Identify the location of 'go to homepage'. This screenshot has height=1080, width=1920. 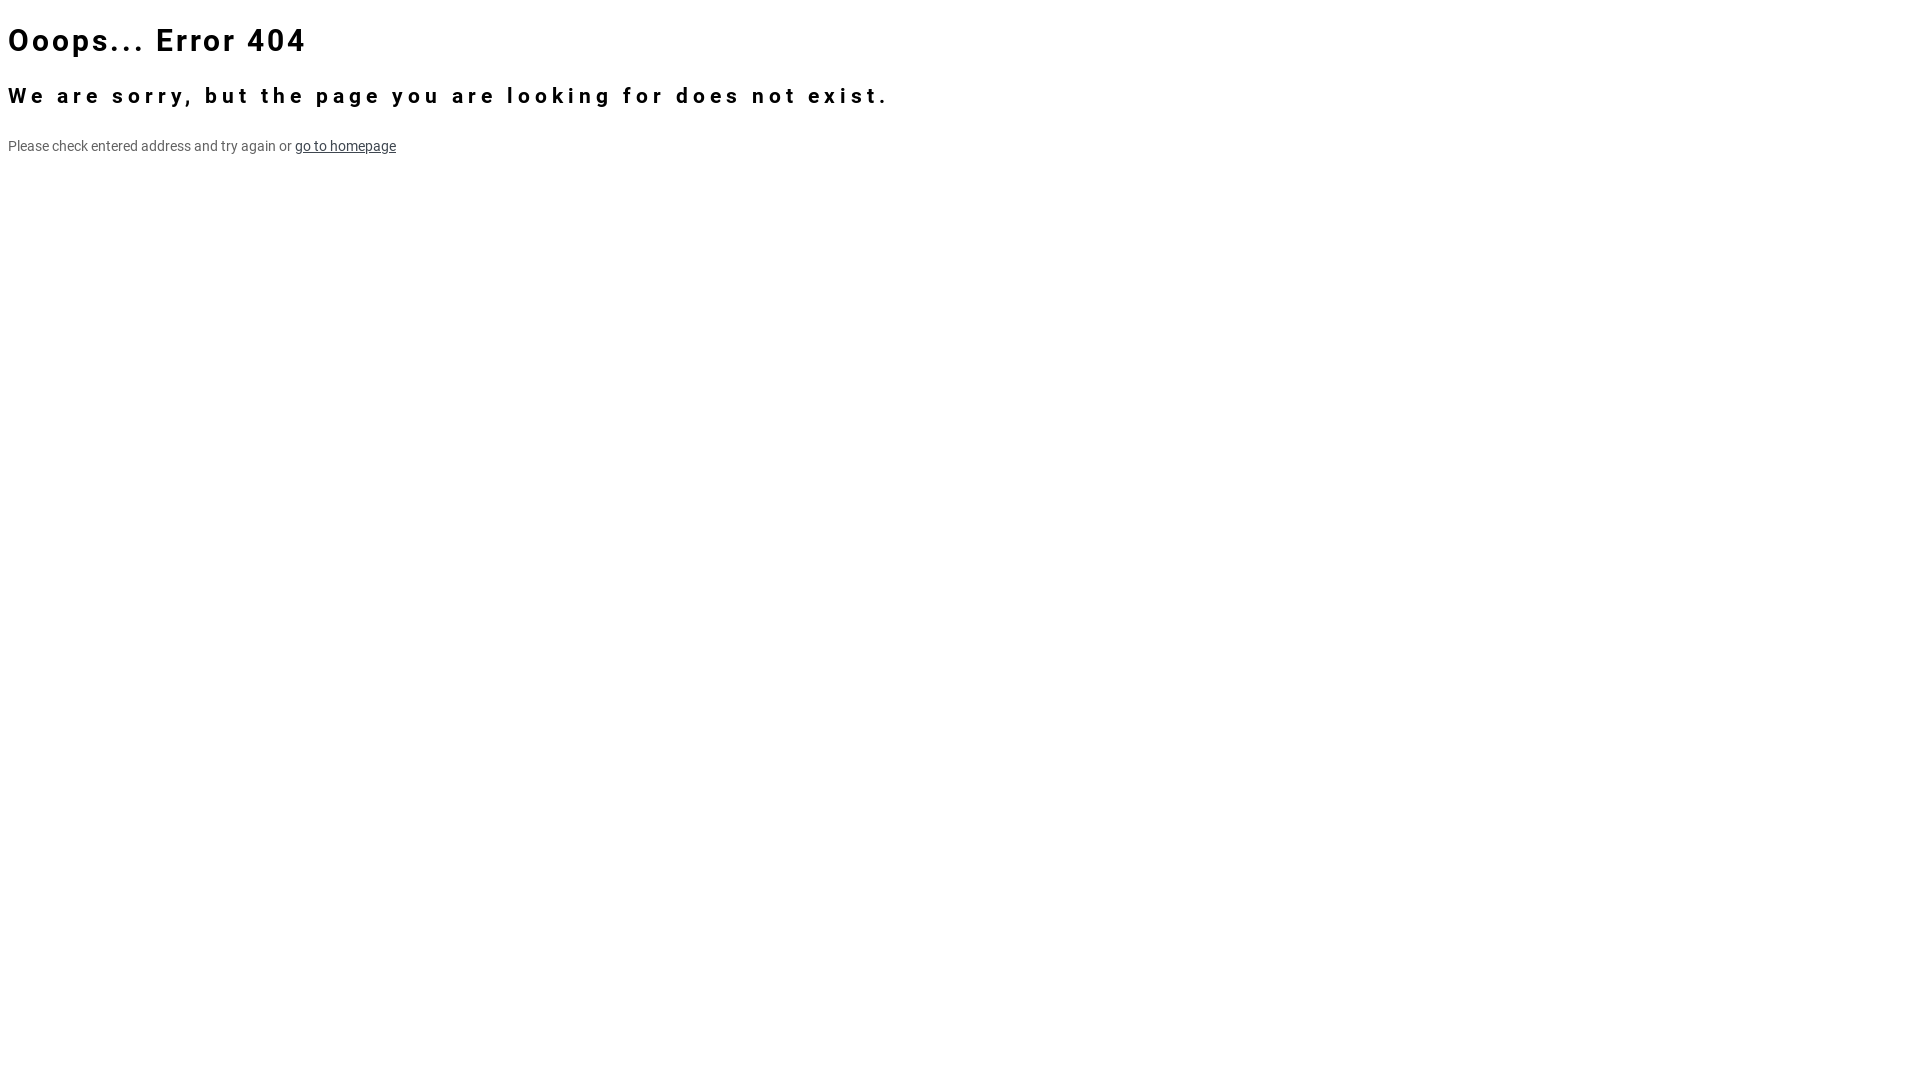
(293, 145).